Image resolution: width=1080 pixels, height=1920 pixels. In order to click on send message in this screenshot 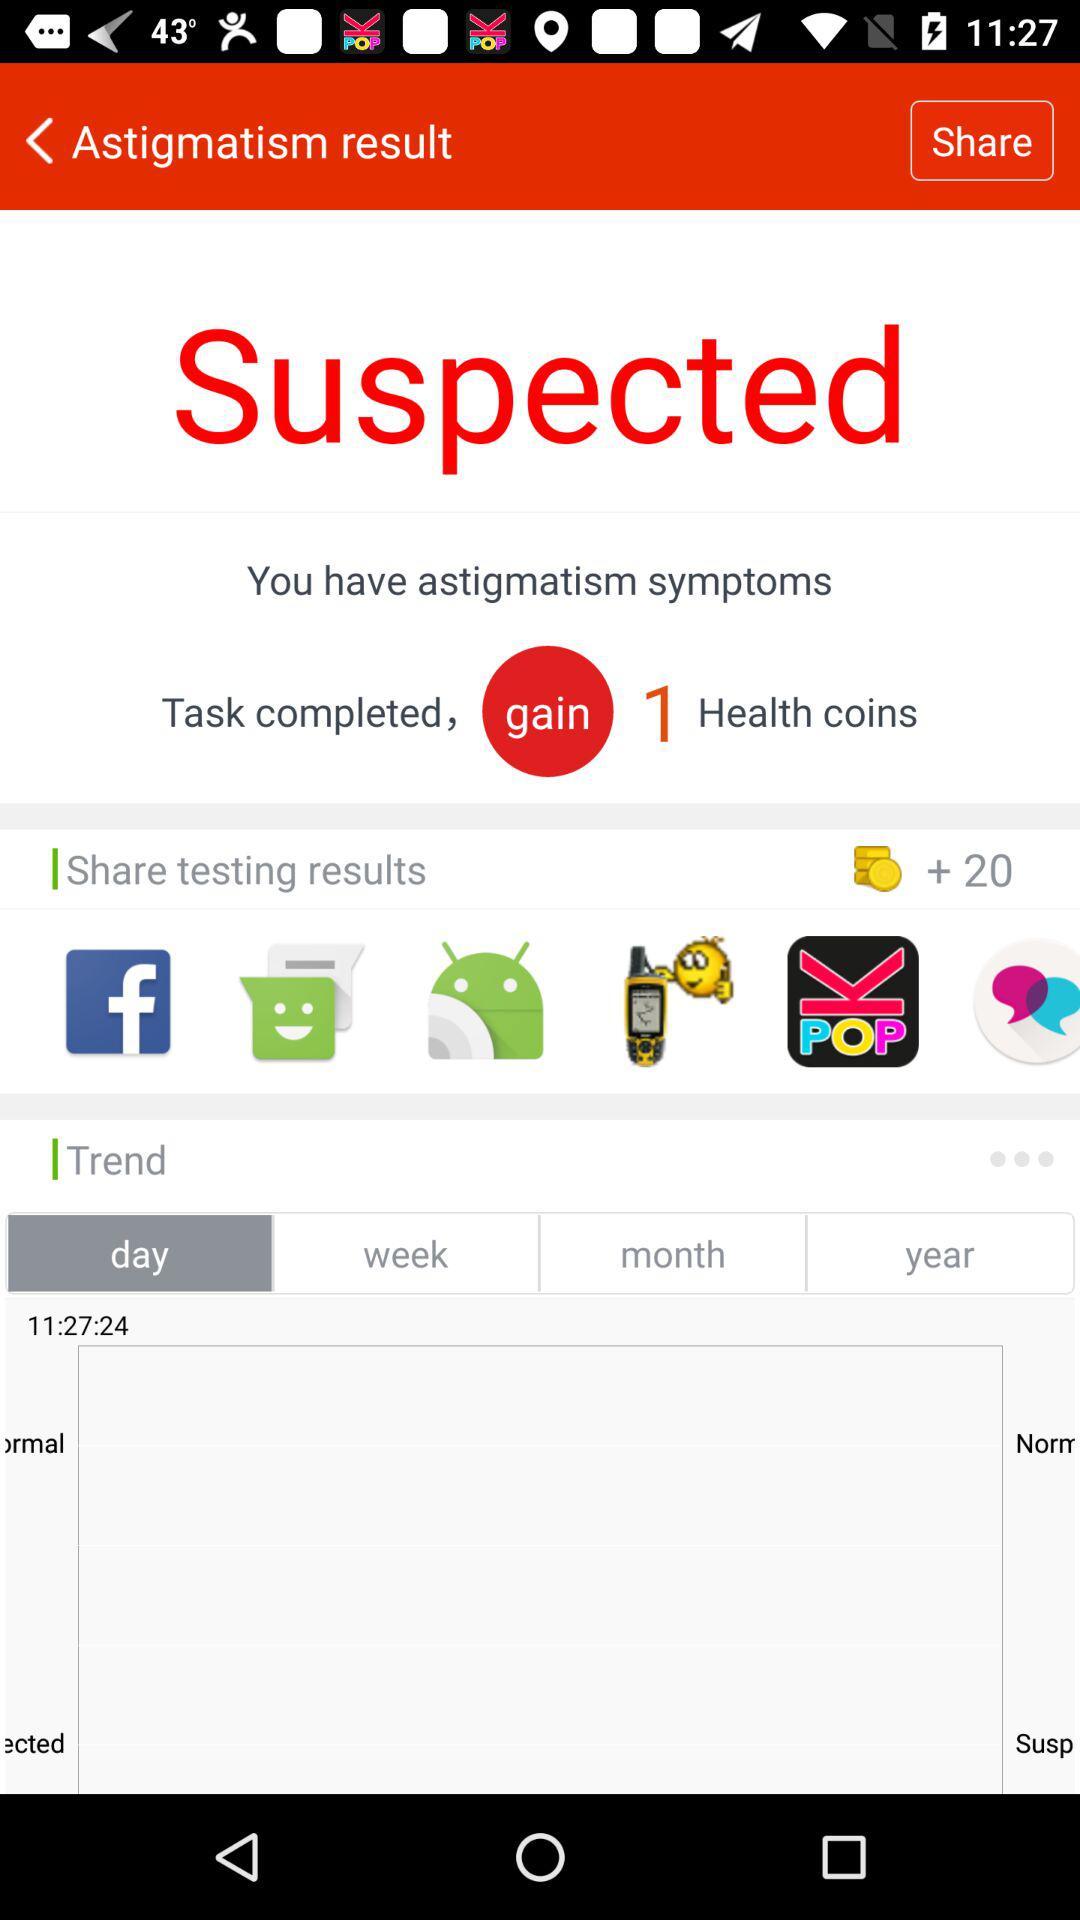, I will do `click(301, 1001)`.